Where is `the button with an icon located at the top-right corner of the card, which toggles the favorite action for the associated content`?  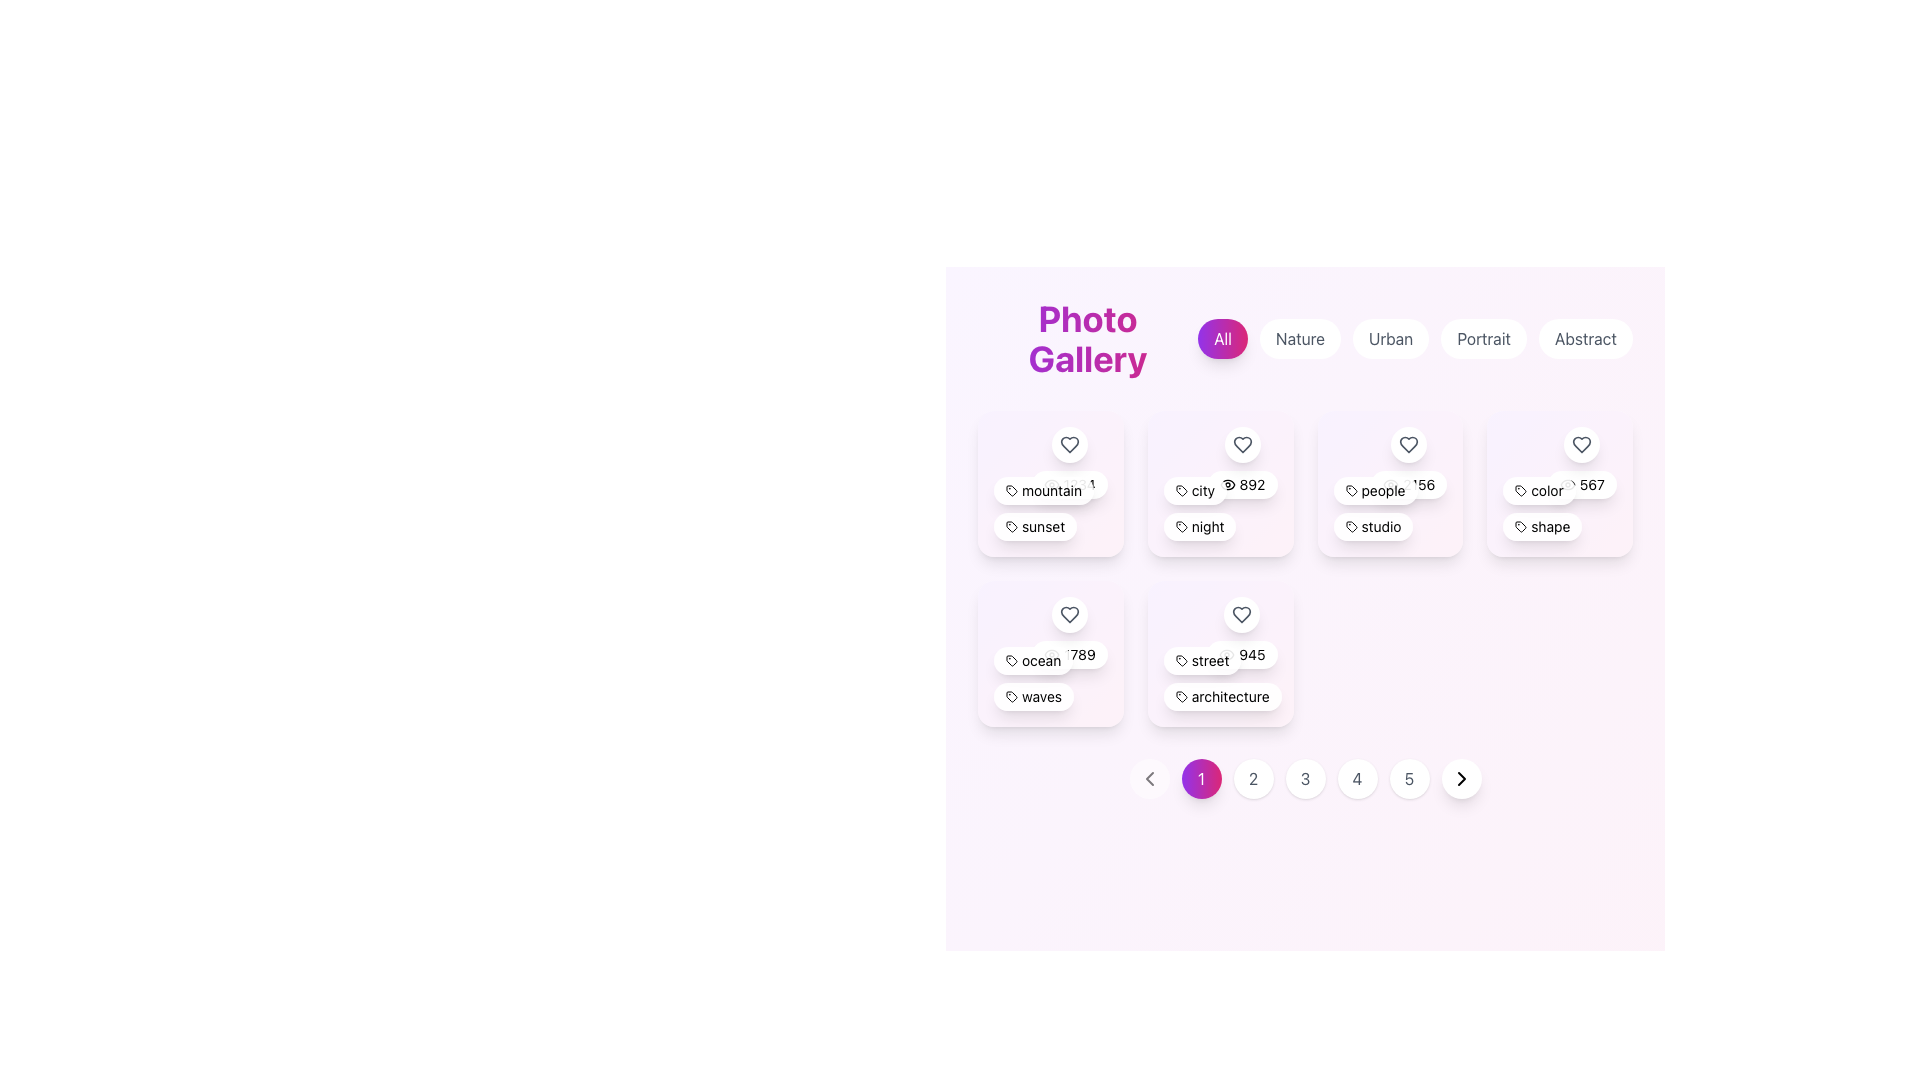 the button with an icon located at the top-right corner of the card, which toggles the favorite action for the associated content is located at coordinates (1068, 462).